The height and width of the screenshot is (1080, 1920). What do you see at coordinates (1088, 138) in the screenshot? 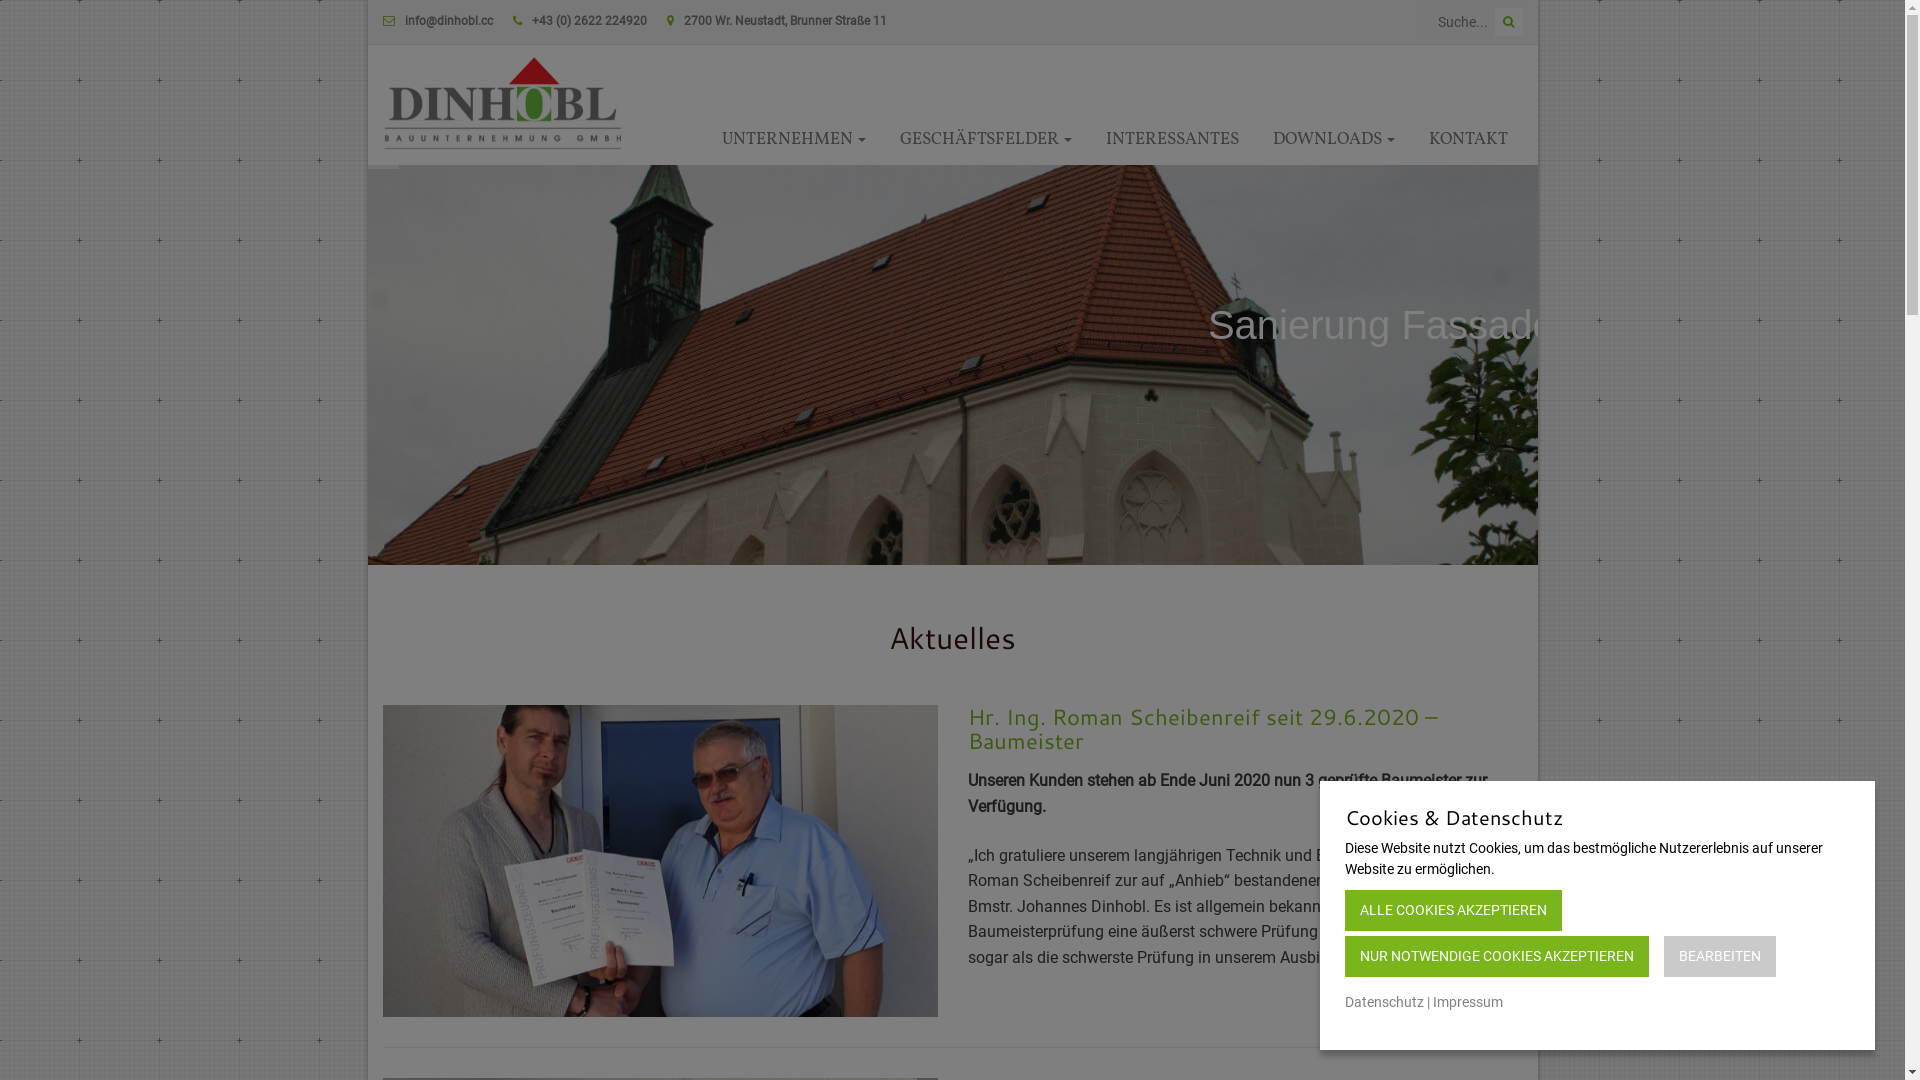
I see `'INTERESSANTES'` at bounding box center [1088, 138].